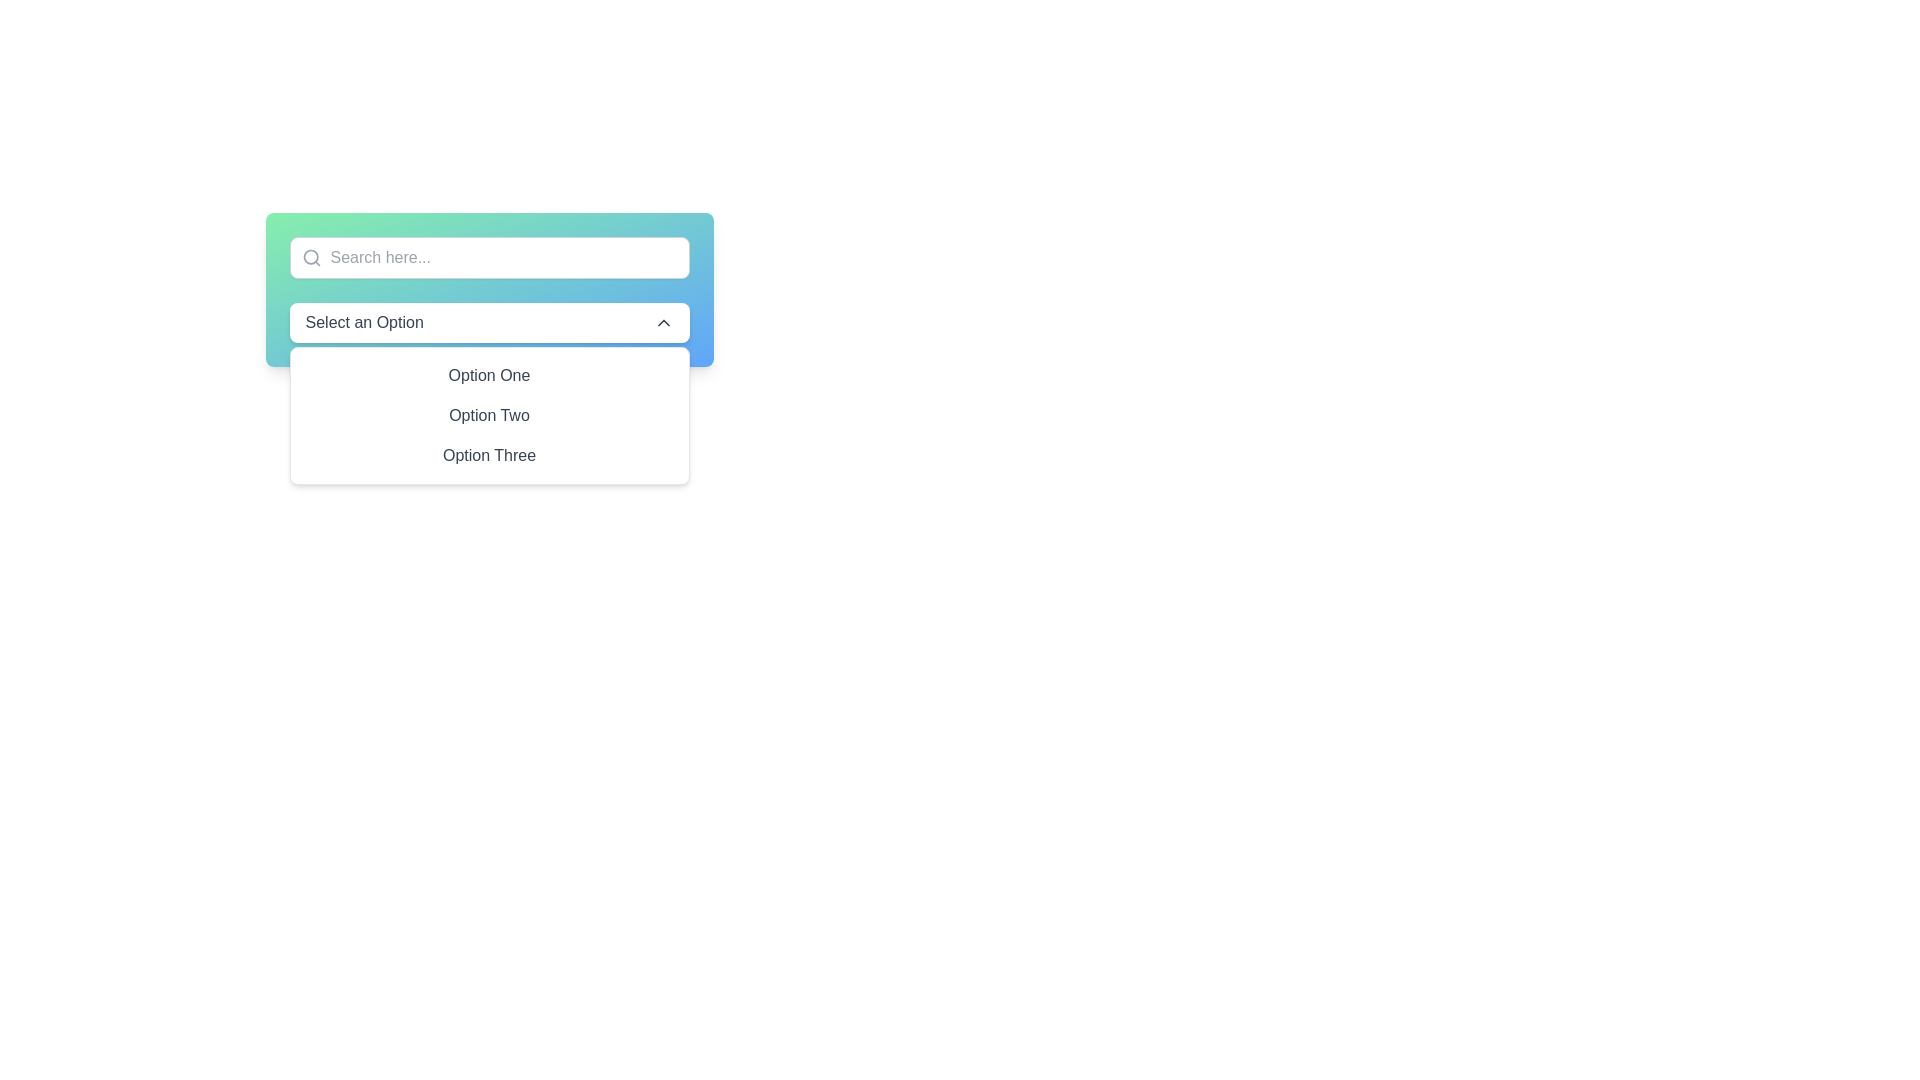 The width and height of the screenshot is (1920, 1080). Describe the element at coordinates (310, 257) in the screenshot. I see `the search icon located to the left of the search input field, which indicates the search functionality` at that location.